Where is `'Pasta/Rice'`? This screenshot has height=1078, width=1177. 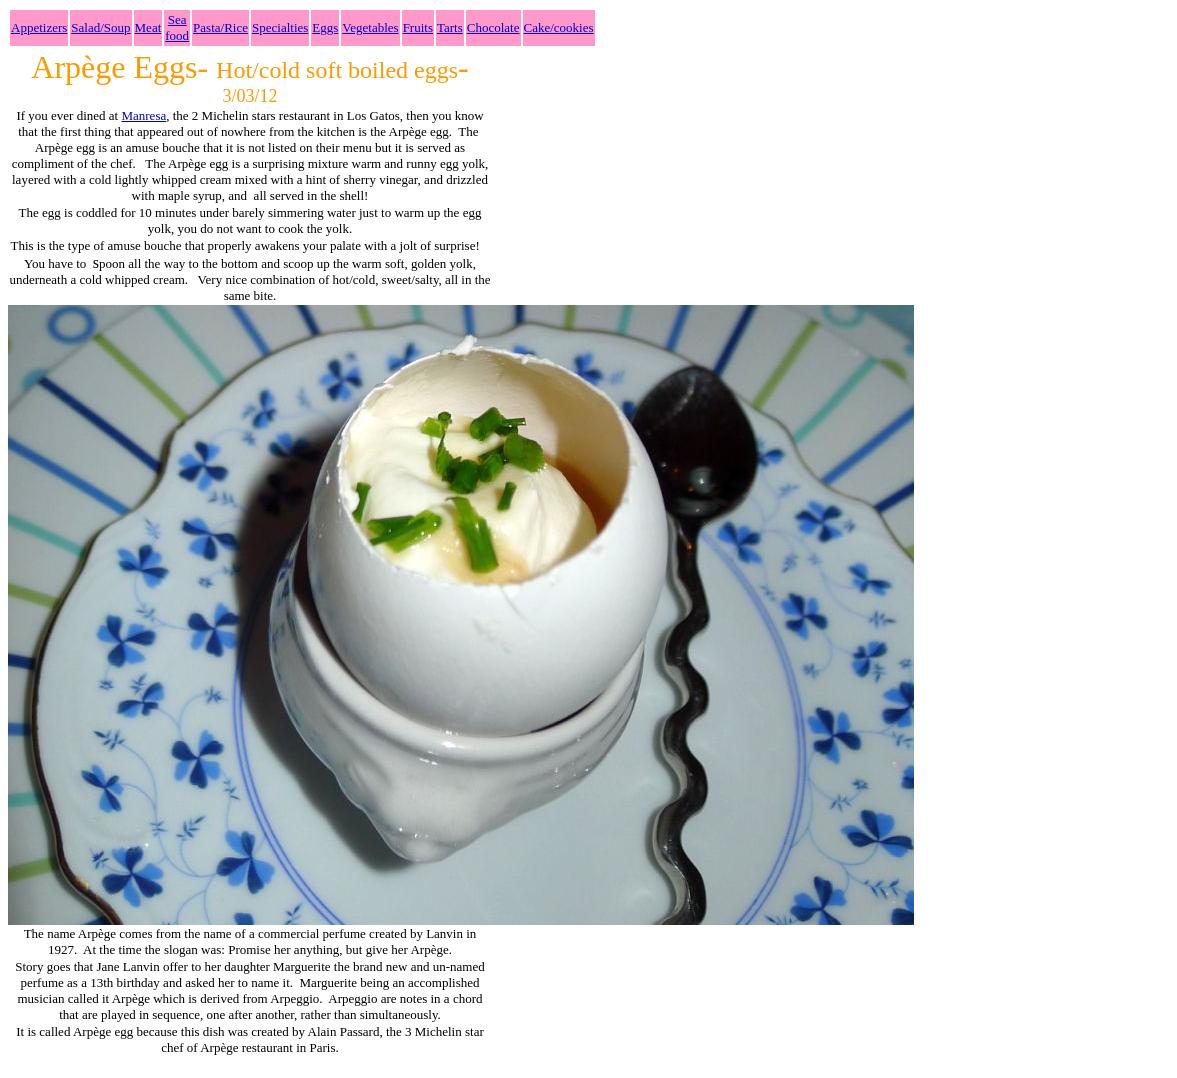 'Pasta/Rice' is located at coordinates (219, 26).